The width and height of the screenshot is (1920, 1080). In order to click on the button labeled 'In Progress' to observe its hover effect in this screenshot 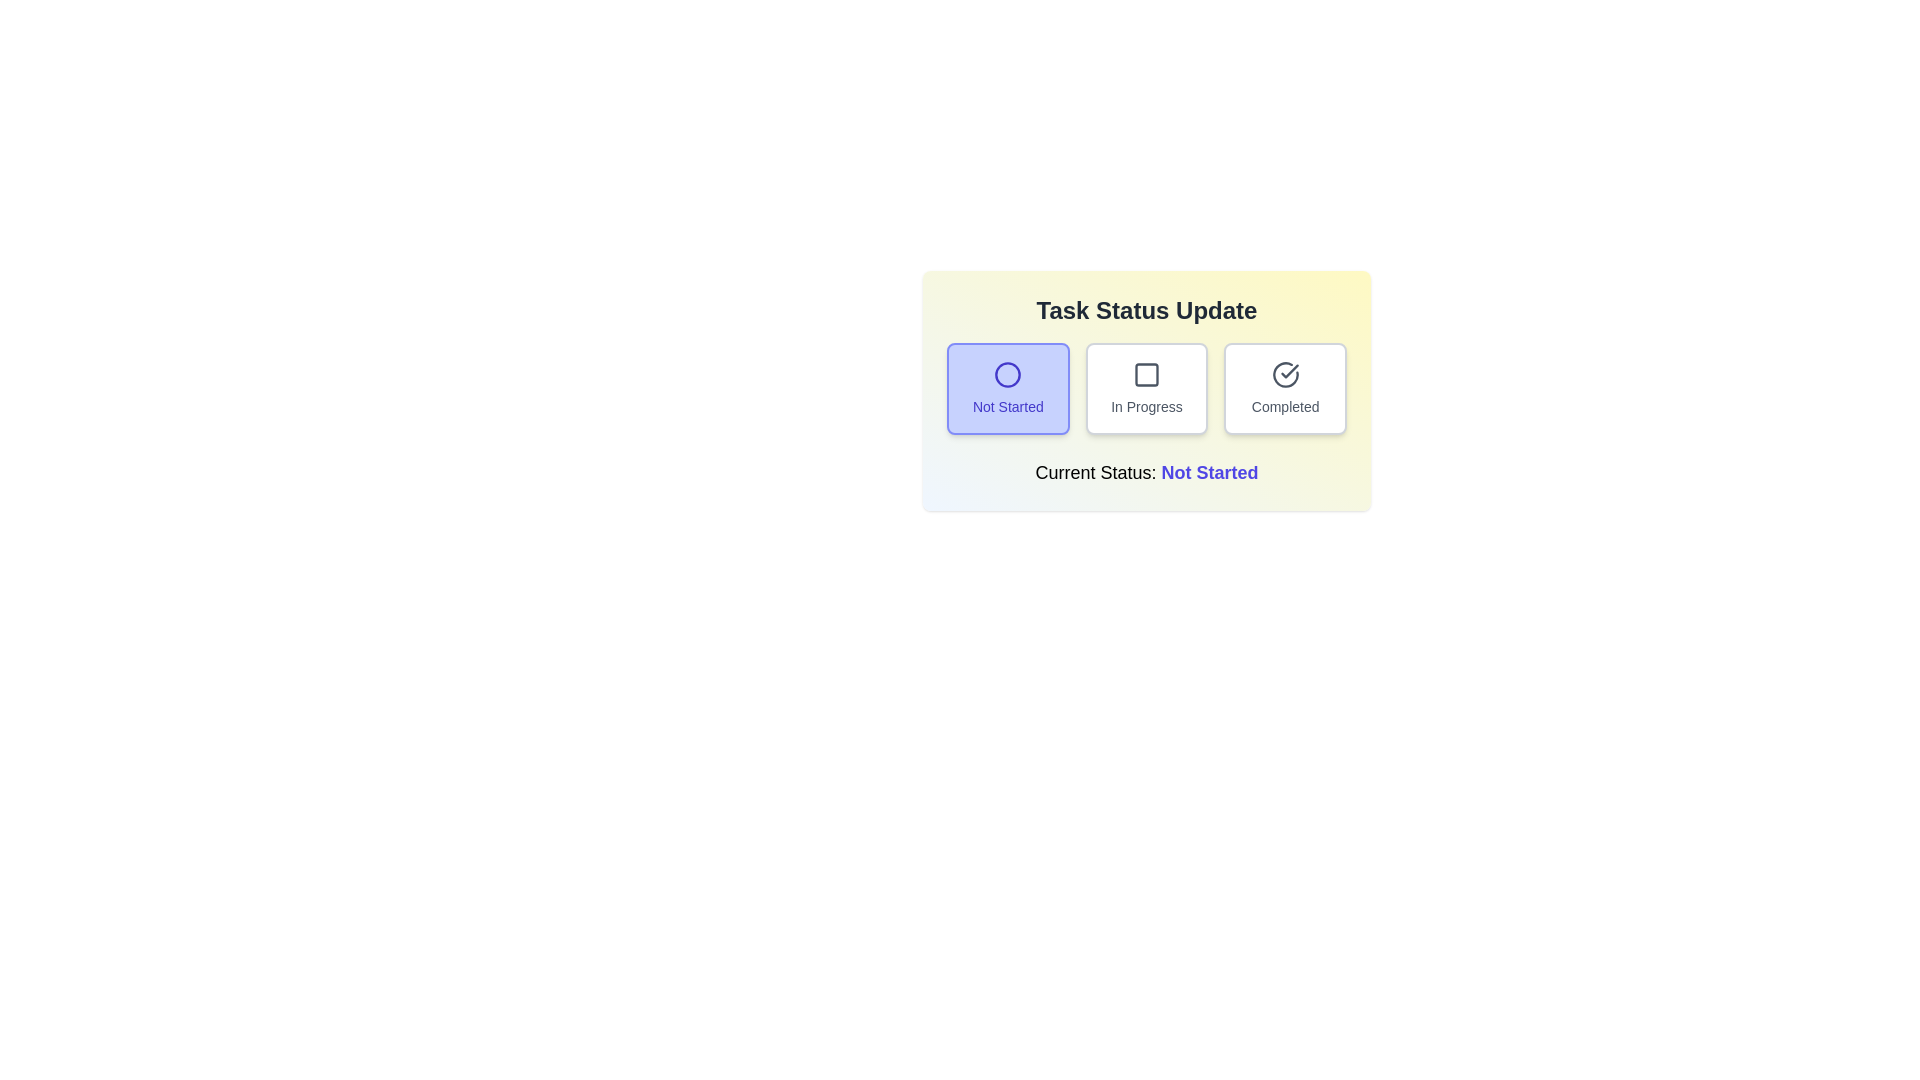, I will do `click(1147, 389)`.